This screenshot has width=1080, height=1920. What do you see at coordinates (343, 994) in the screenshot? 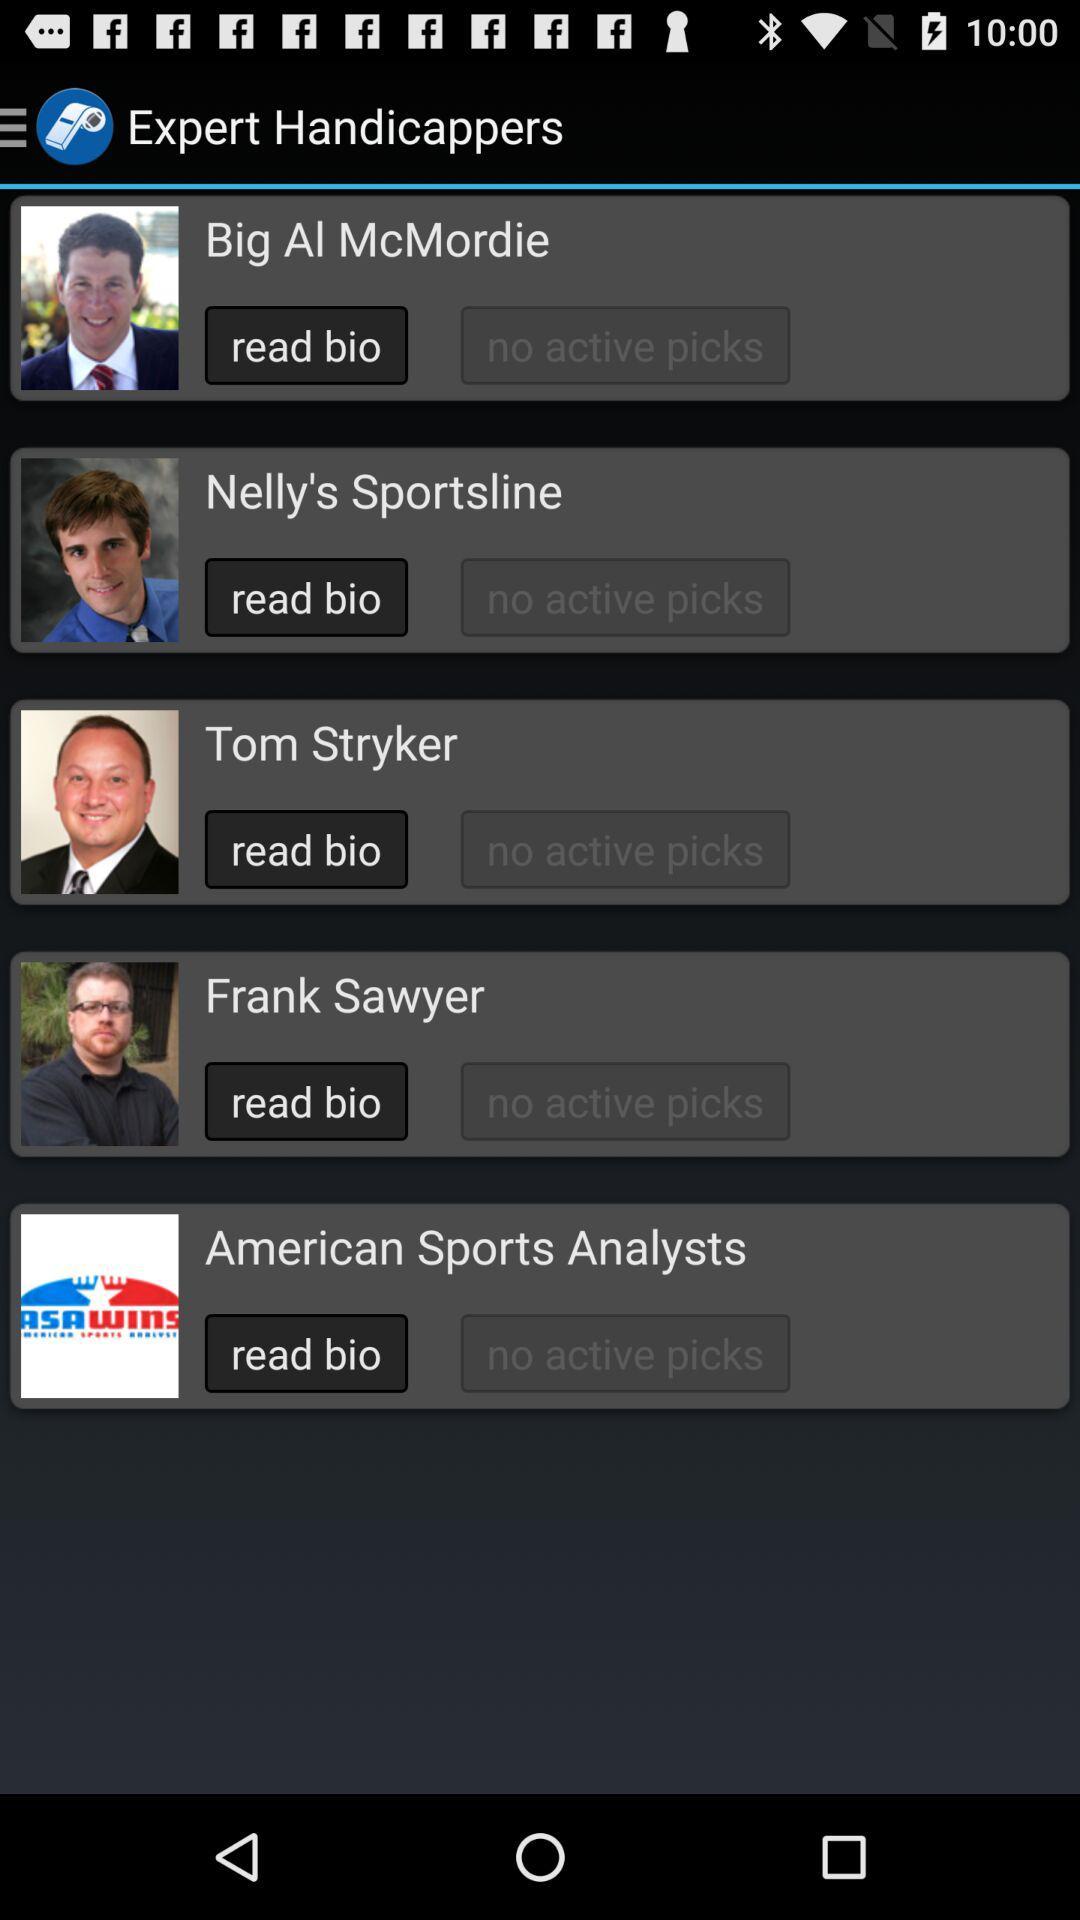
I see `button above the read bio` at bounding box center [343, 994].